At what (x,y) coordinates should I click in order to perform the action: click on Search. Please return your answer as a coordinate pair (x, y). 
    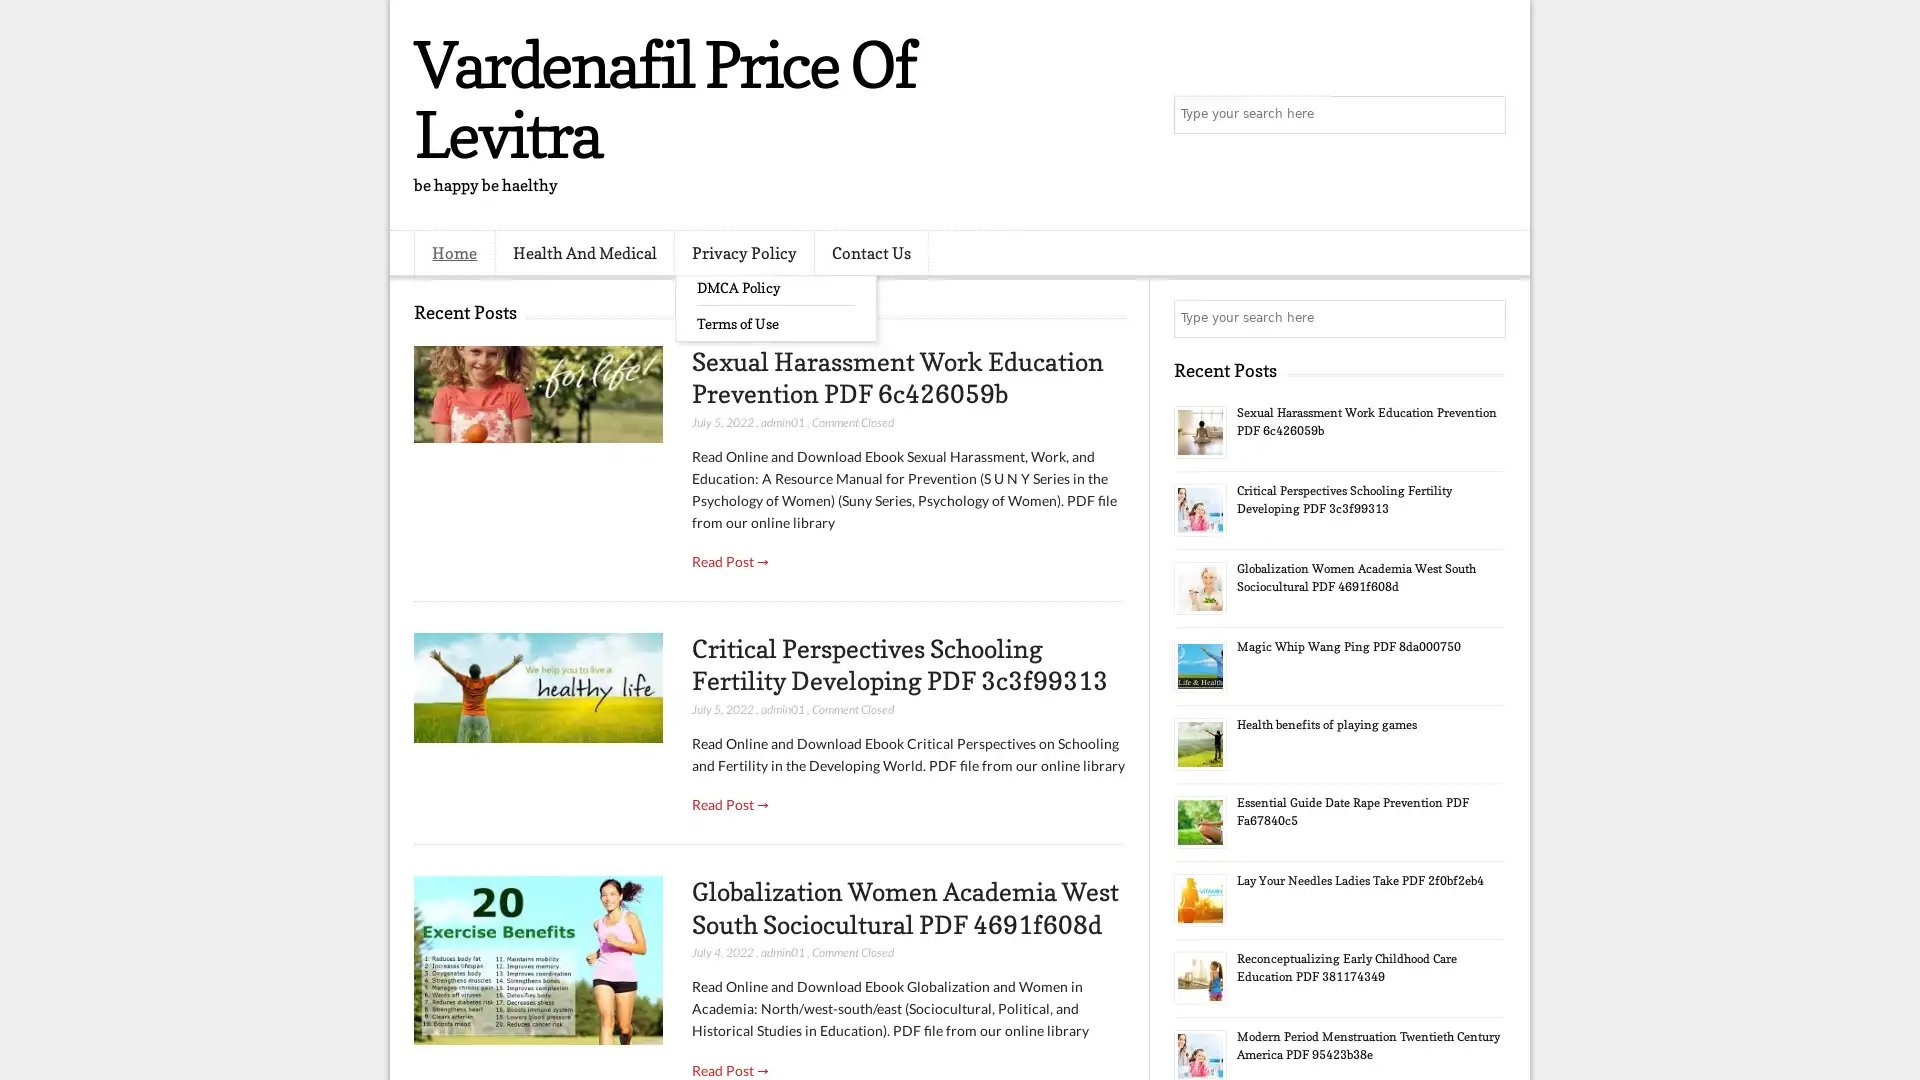
    Looking at the image, I should click on (1485, 115).